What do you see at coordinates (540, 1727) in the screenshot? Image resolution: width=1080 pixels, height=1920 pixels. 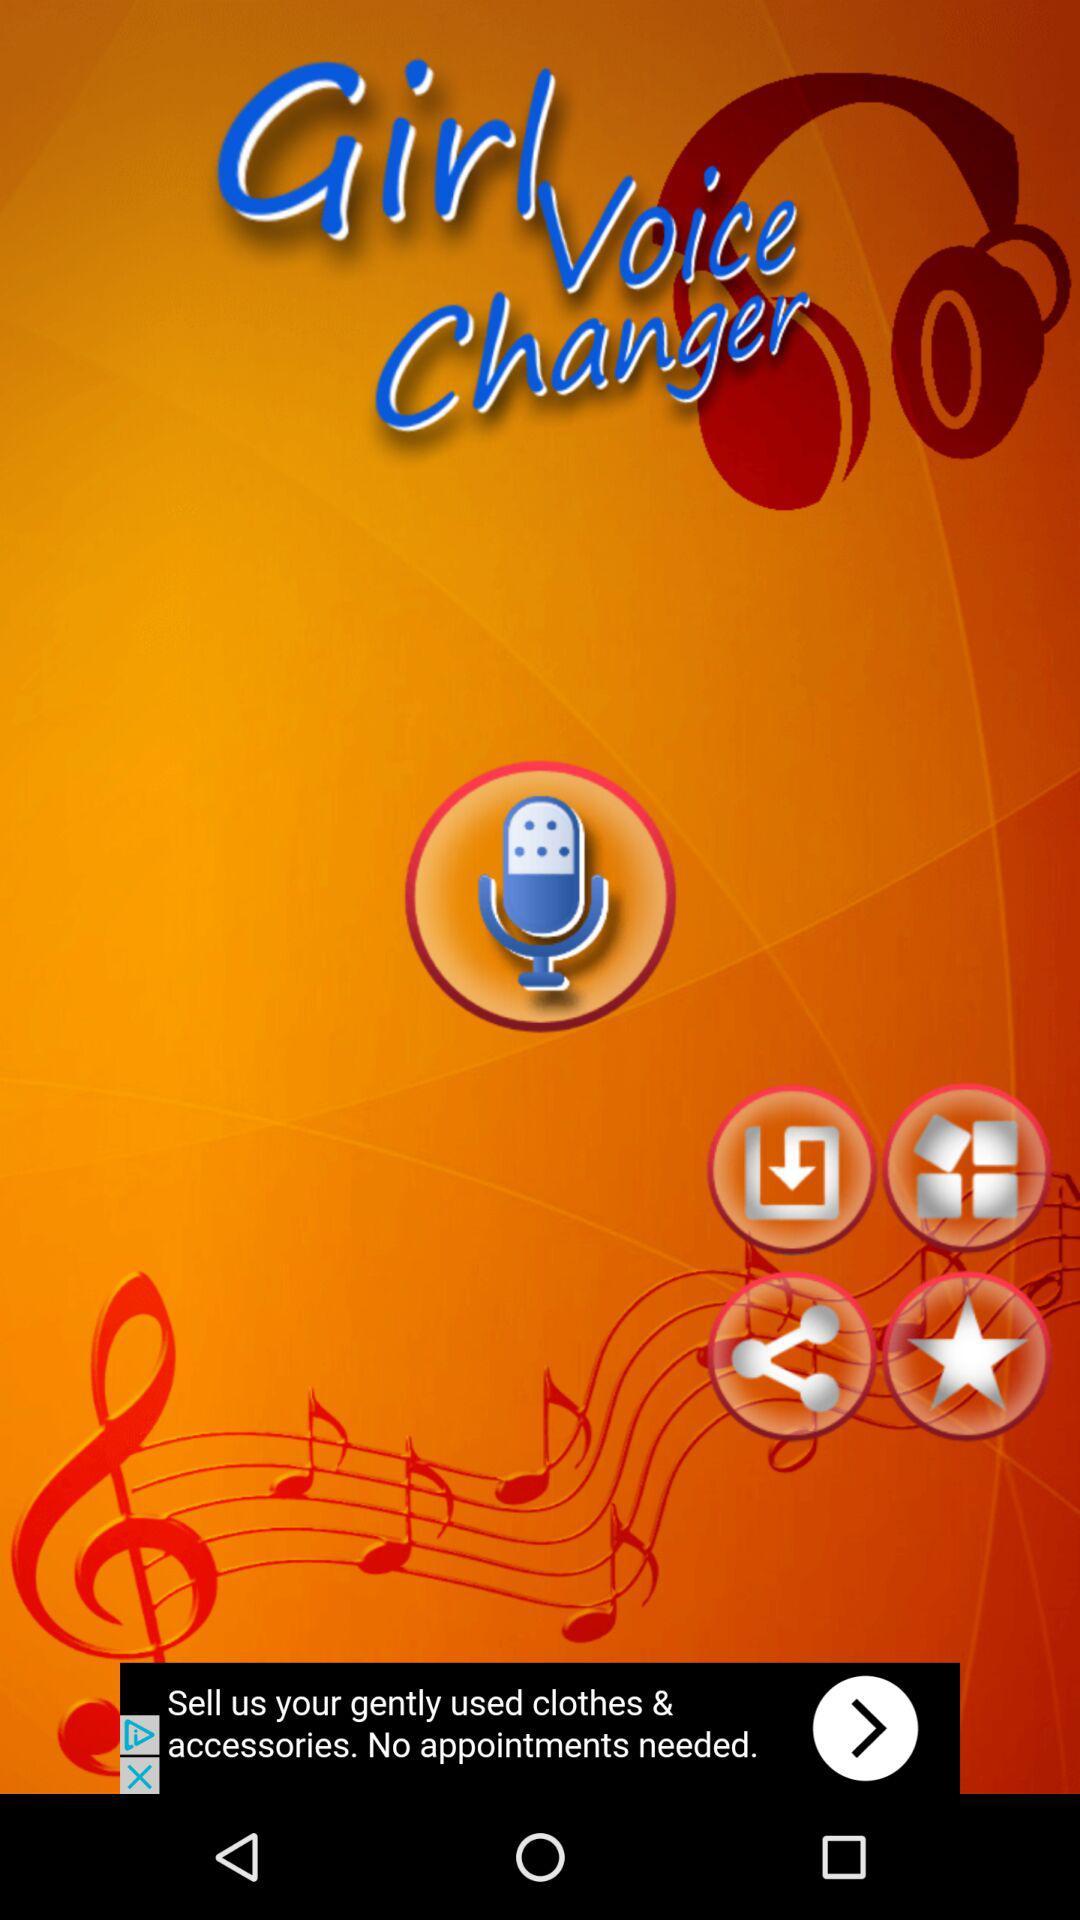 I see `clicks the advertisement` at bounding box center [540, 1727].